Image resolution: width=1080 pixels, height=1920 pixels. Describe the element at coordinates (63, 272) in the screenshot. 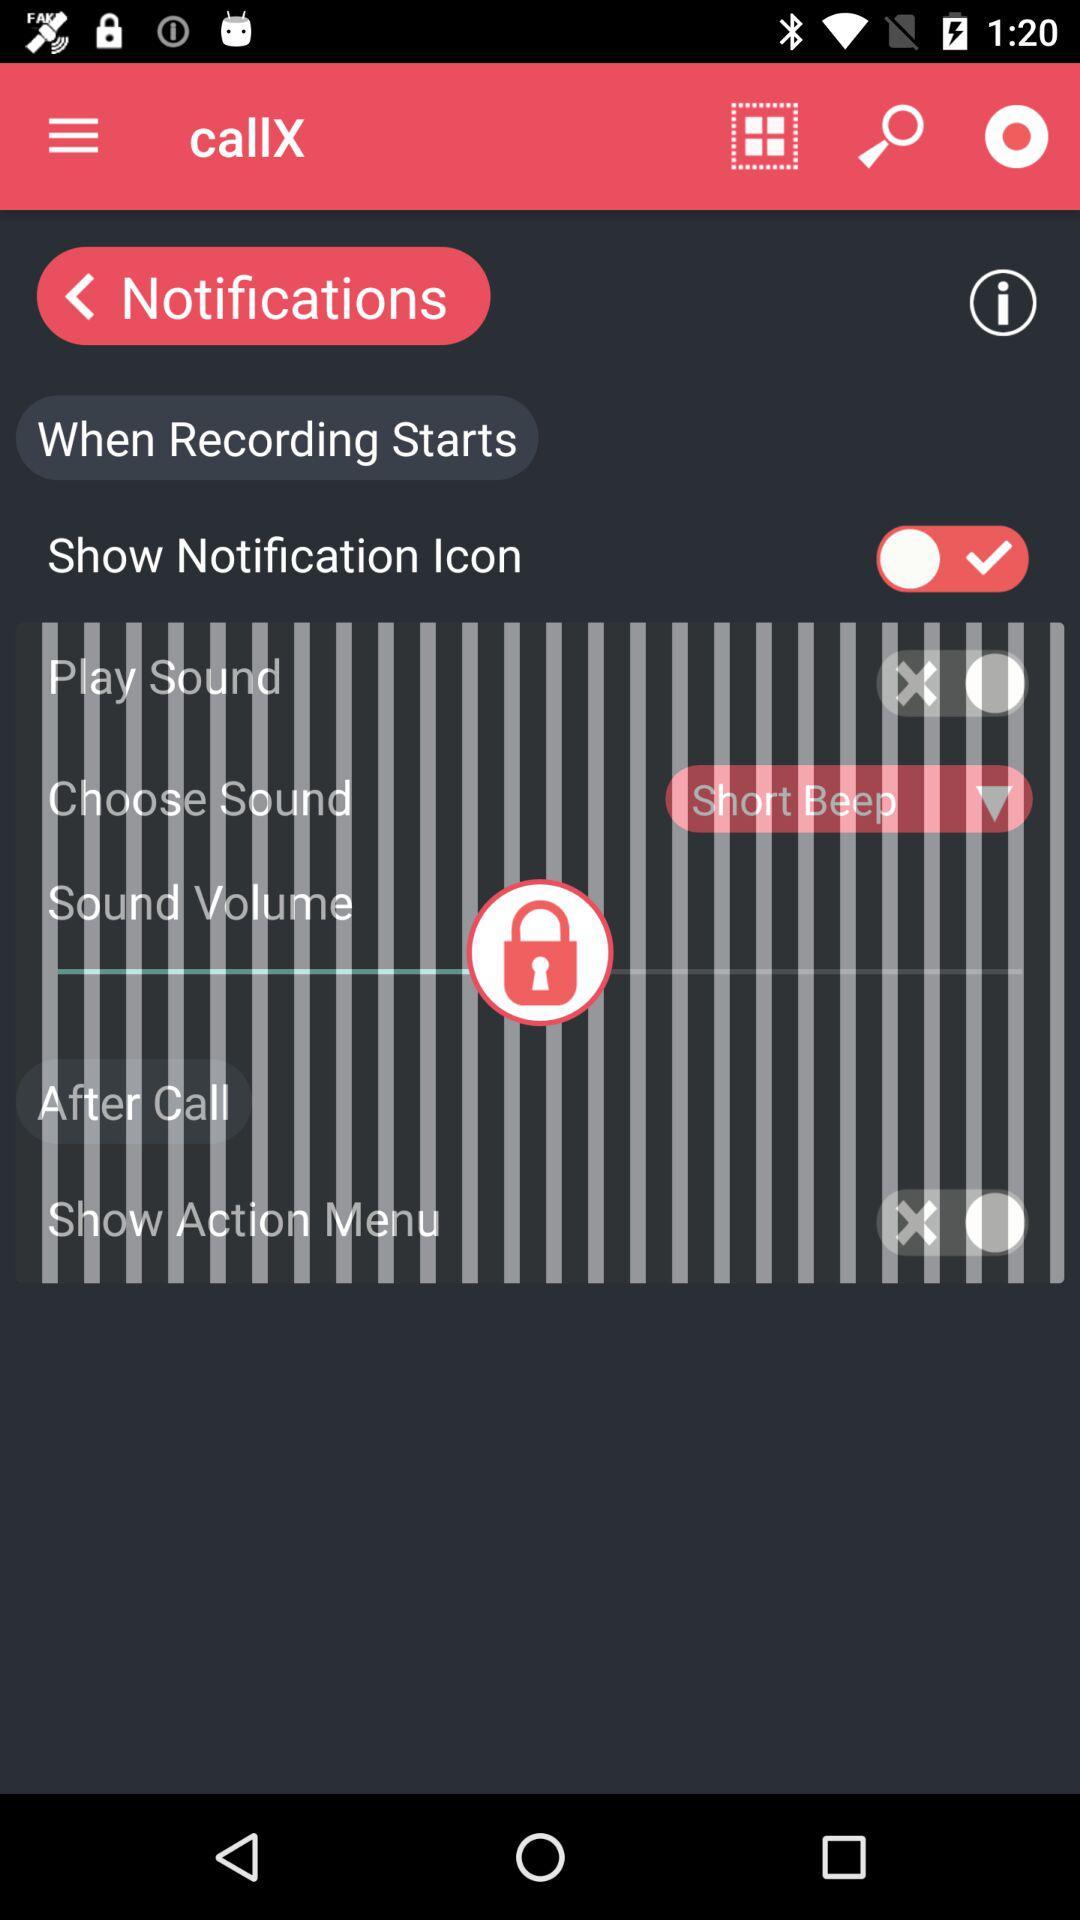

I see `the arrow_backward icon` at that location.